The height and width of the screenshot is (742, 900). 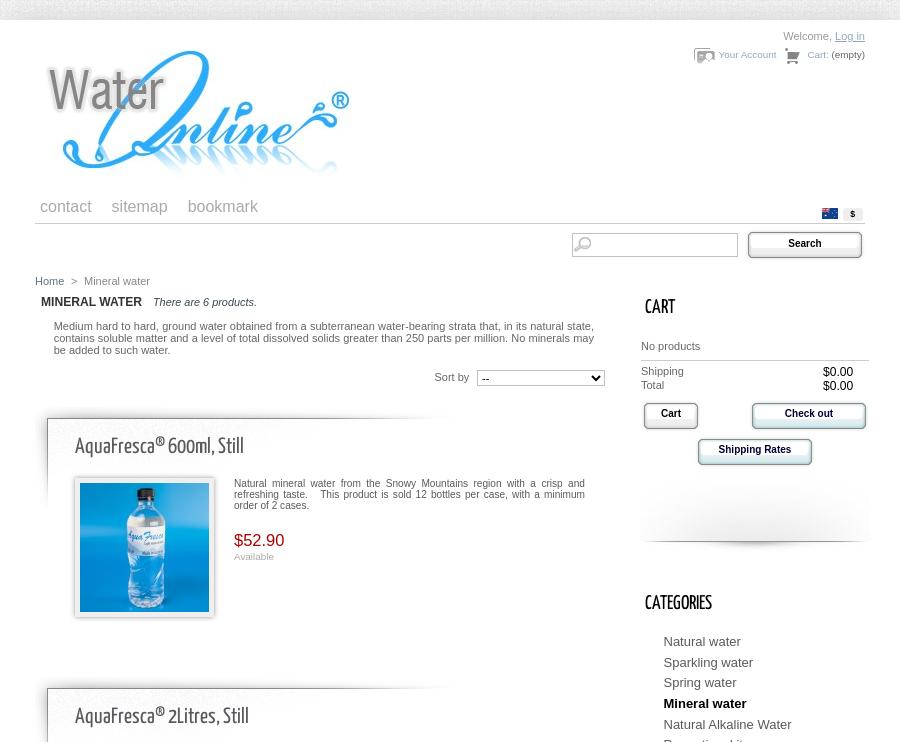 What do you see at coordinates (64, 206) in the screenshot?
I see `'contact'` at bounding box center [64, 206].